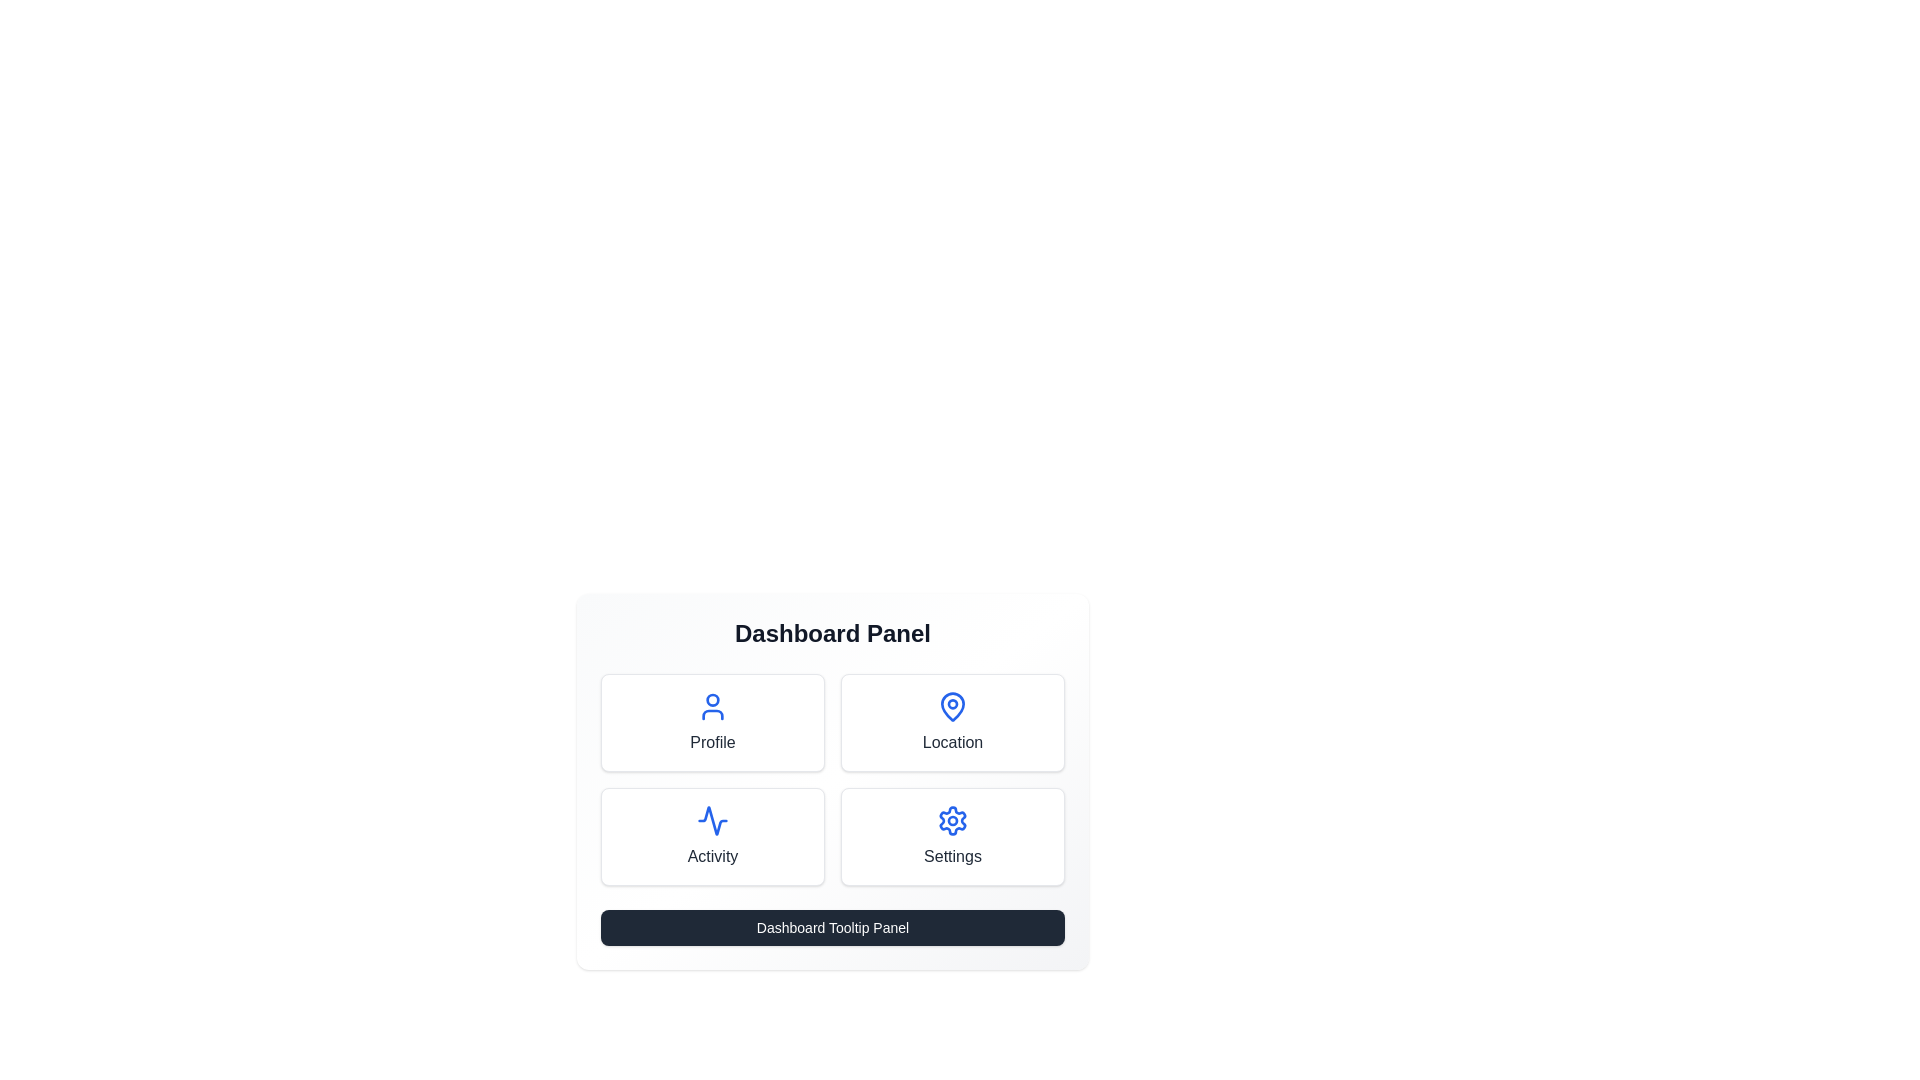 This screenshot has width=1920, height=1080. Describe the element at coordinates (713, 837) in the screenshot. I see `the activity-related button located in the bottom-left quadrant of the grid, positioned below the 'Profile' button and to the left of the 'Settings' button` at that location.